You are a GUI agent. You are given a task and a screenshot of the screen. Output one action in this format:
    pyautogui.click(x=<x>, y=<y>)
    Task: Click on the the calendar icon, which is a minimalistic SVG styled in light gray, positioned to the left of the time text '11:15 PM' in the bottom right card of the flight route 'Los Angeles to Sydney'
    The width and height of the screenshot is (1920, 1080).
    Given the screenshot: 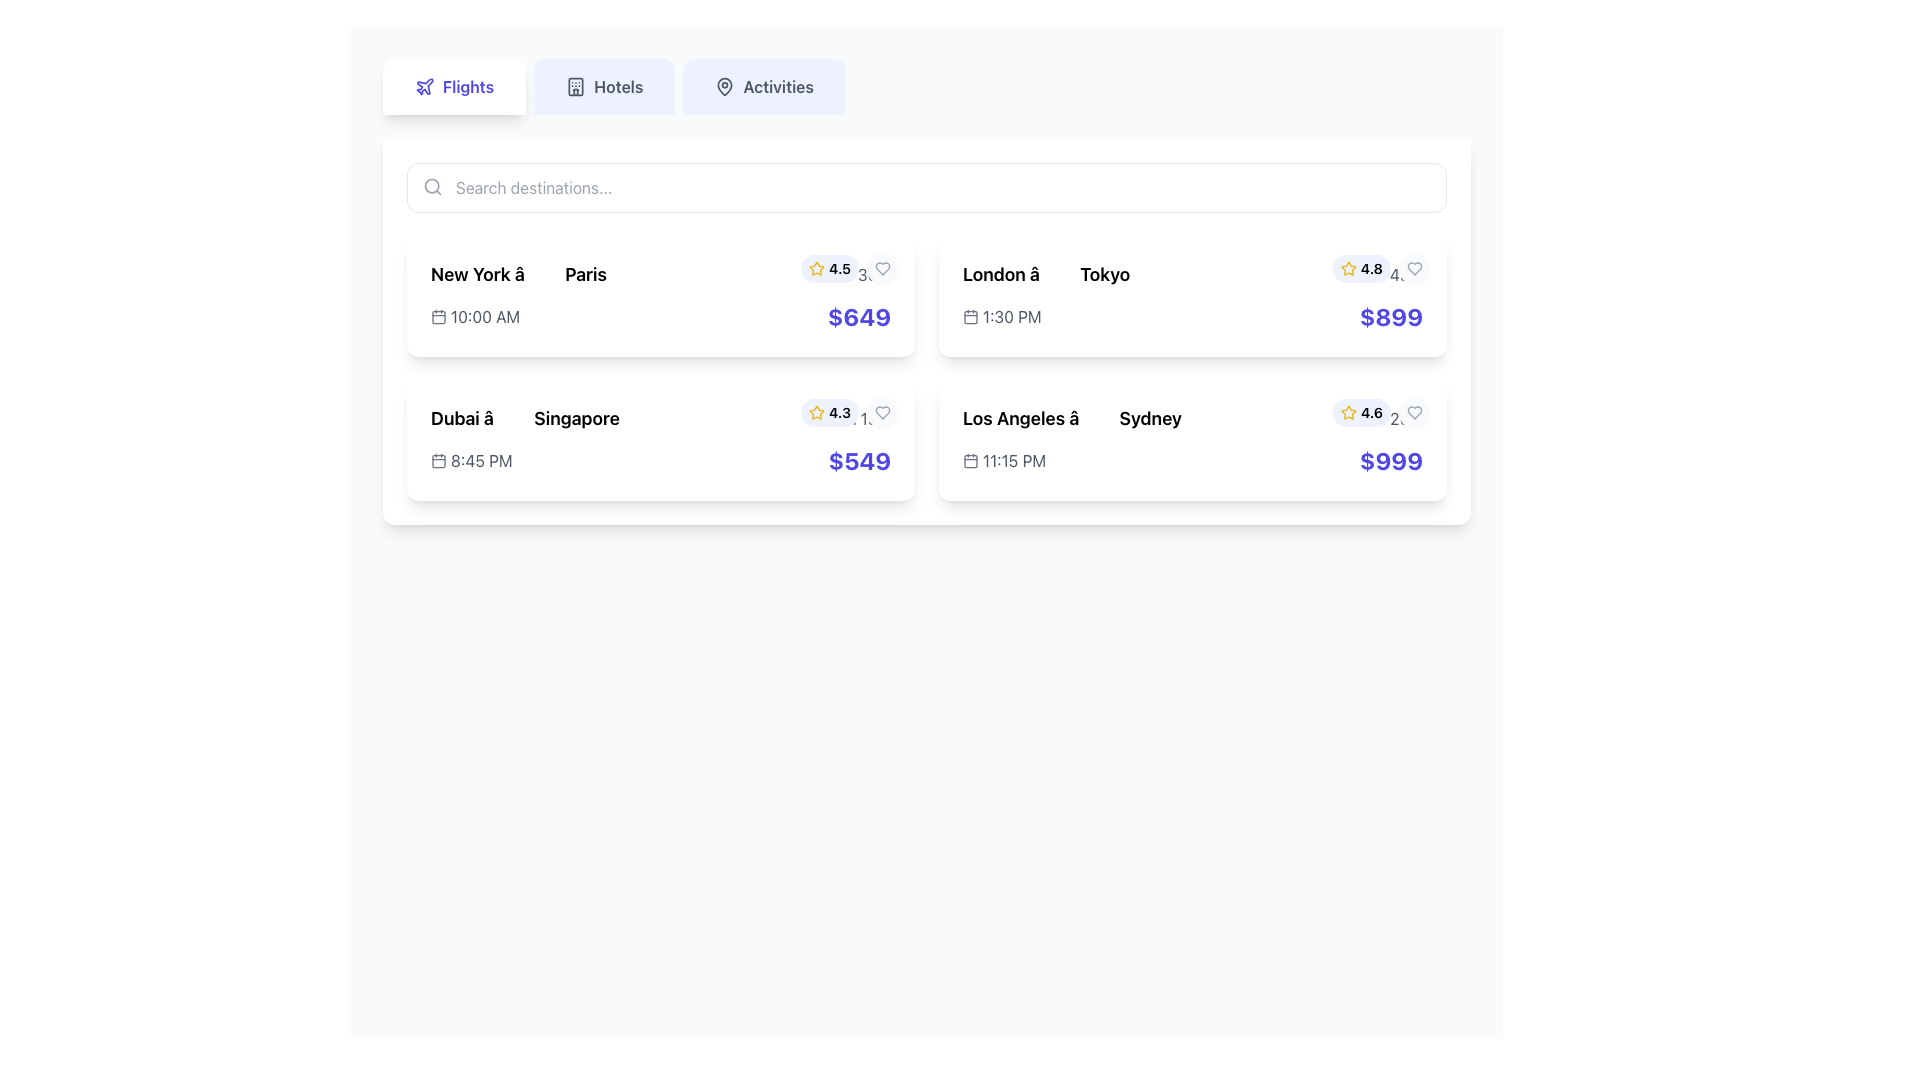 What is the action you would take?
    pyautogui.click(x=970, y=461)
    